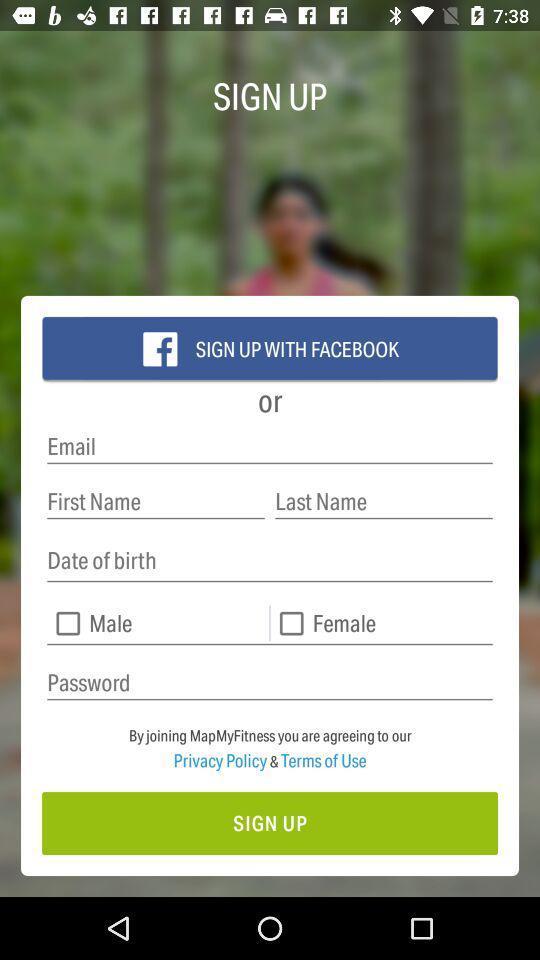 This screenshot has width=540, height=960. What do you see at coordinates (270, 561) in the screenshot?
I see `date of birth` at bounding box center [270, 561].